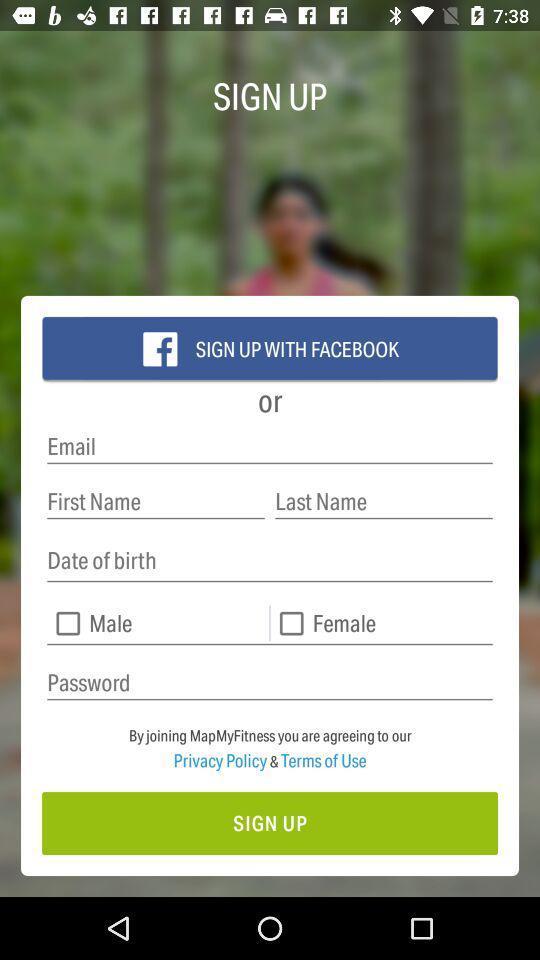 This screenshot has width=540, height=960. What do you see at coordinates (270, 561) in the screenshot?
I see `date of birth` at bounding box center [270, 561].